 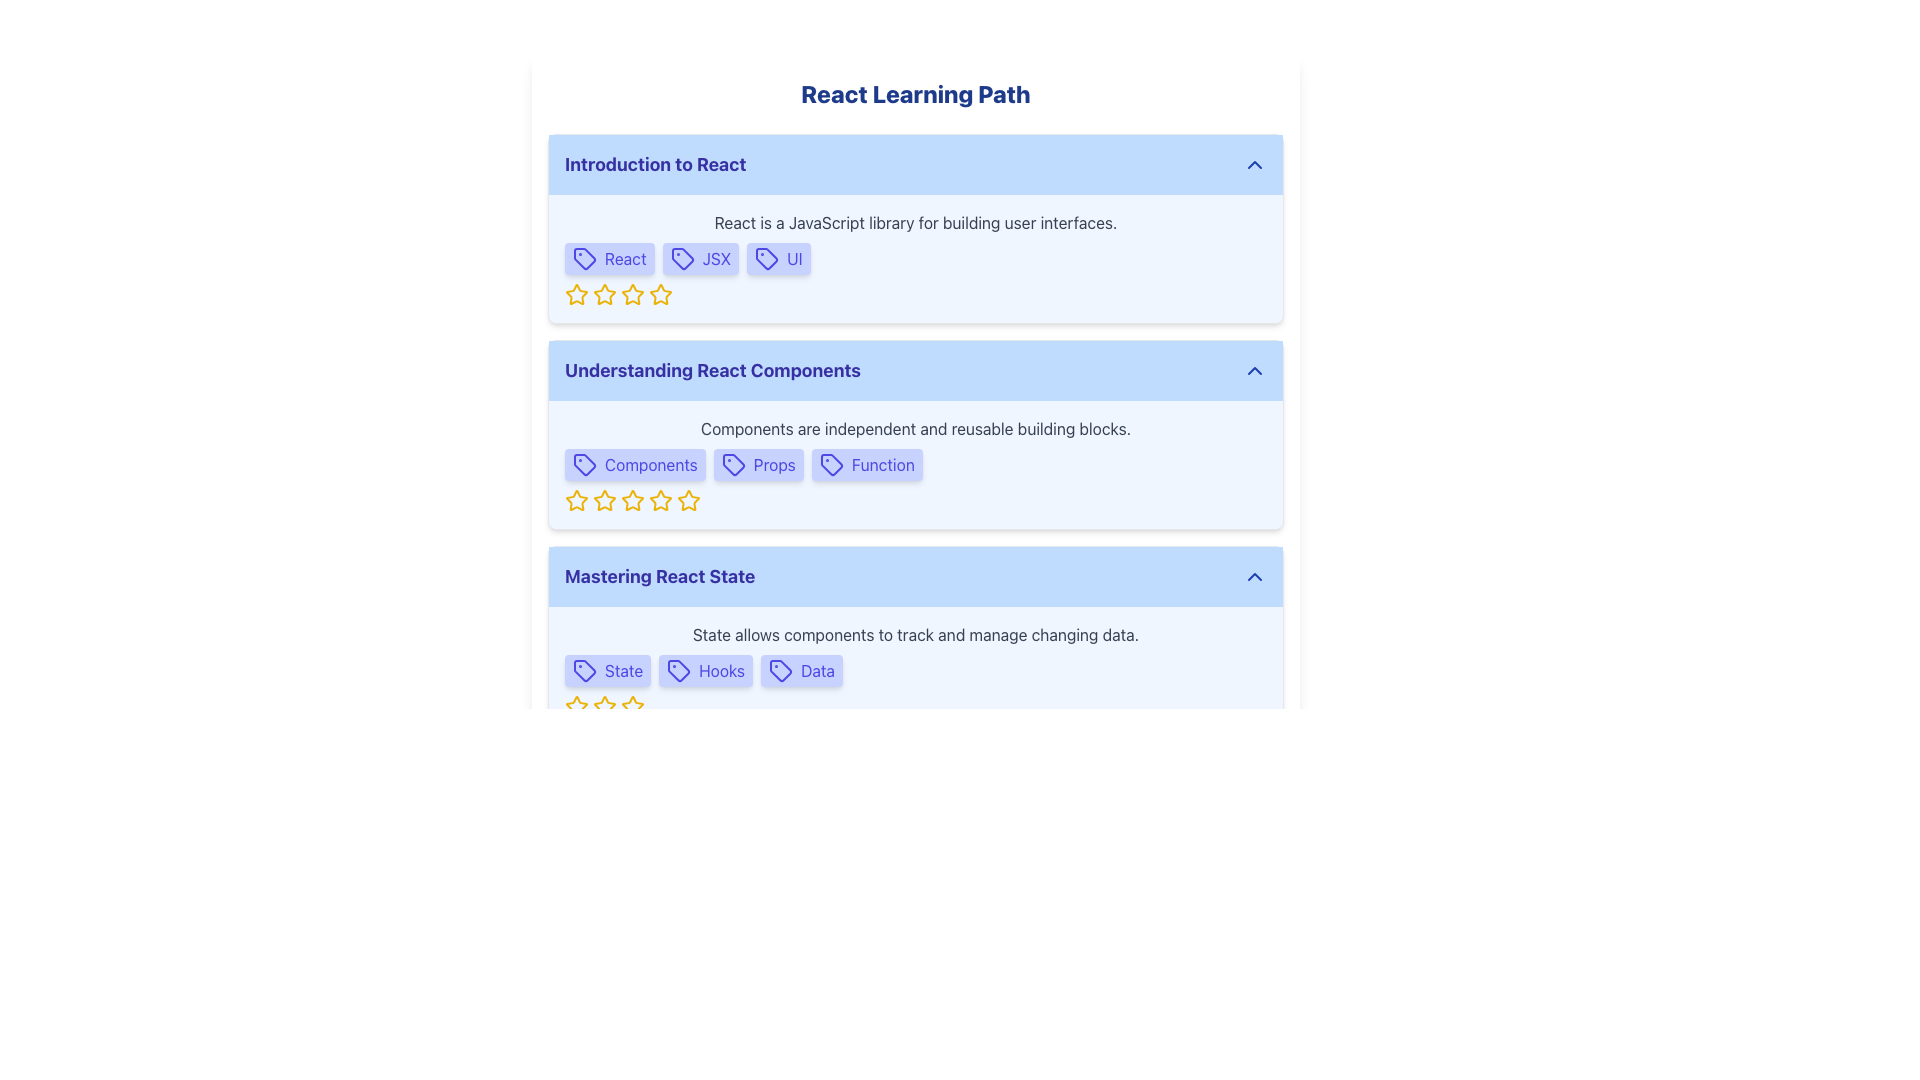 I want to click on the tag-like icon located in the 'Understanding React Components' section, adjacent to the 'Props' label icon, so click(x=732, y=465).